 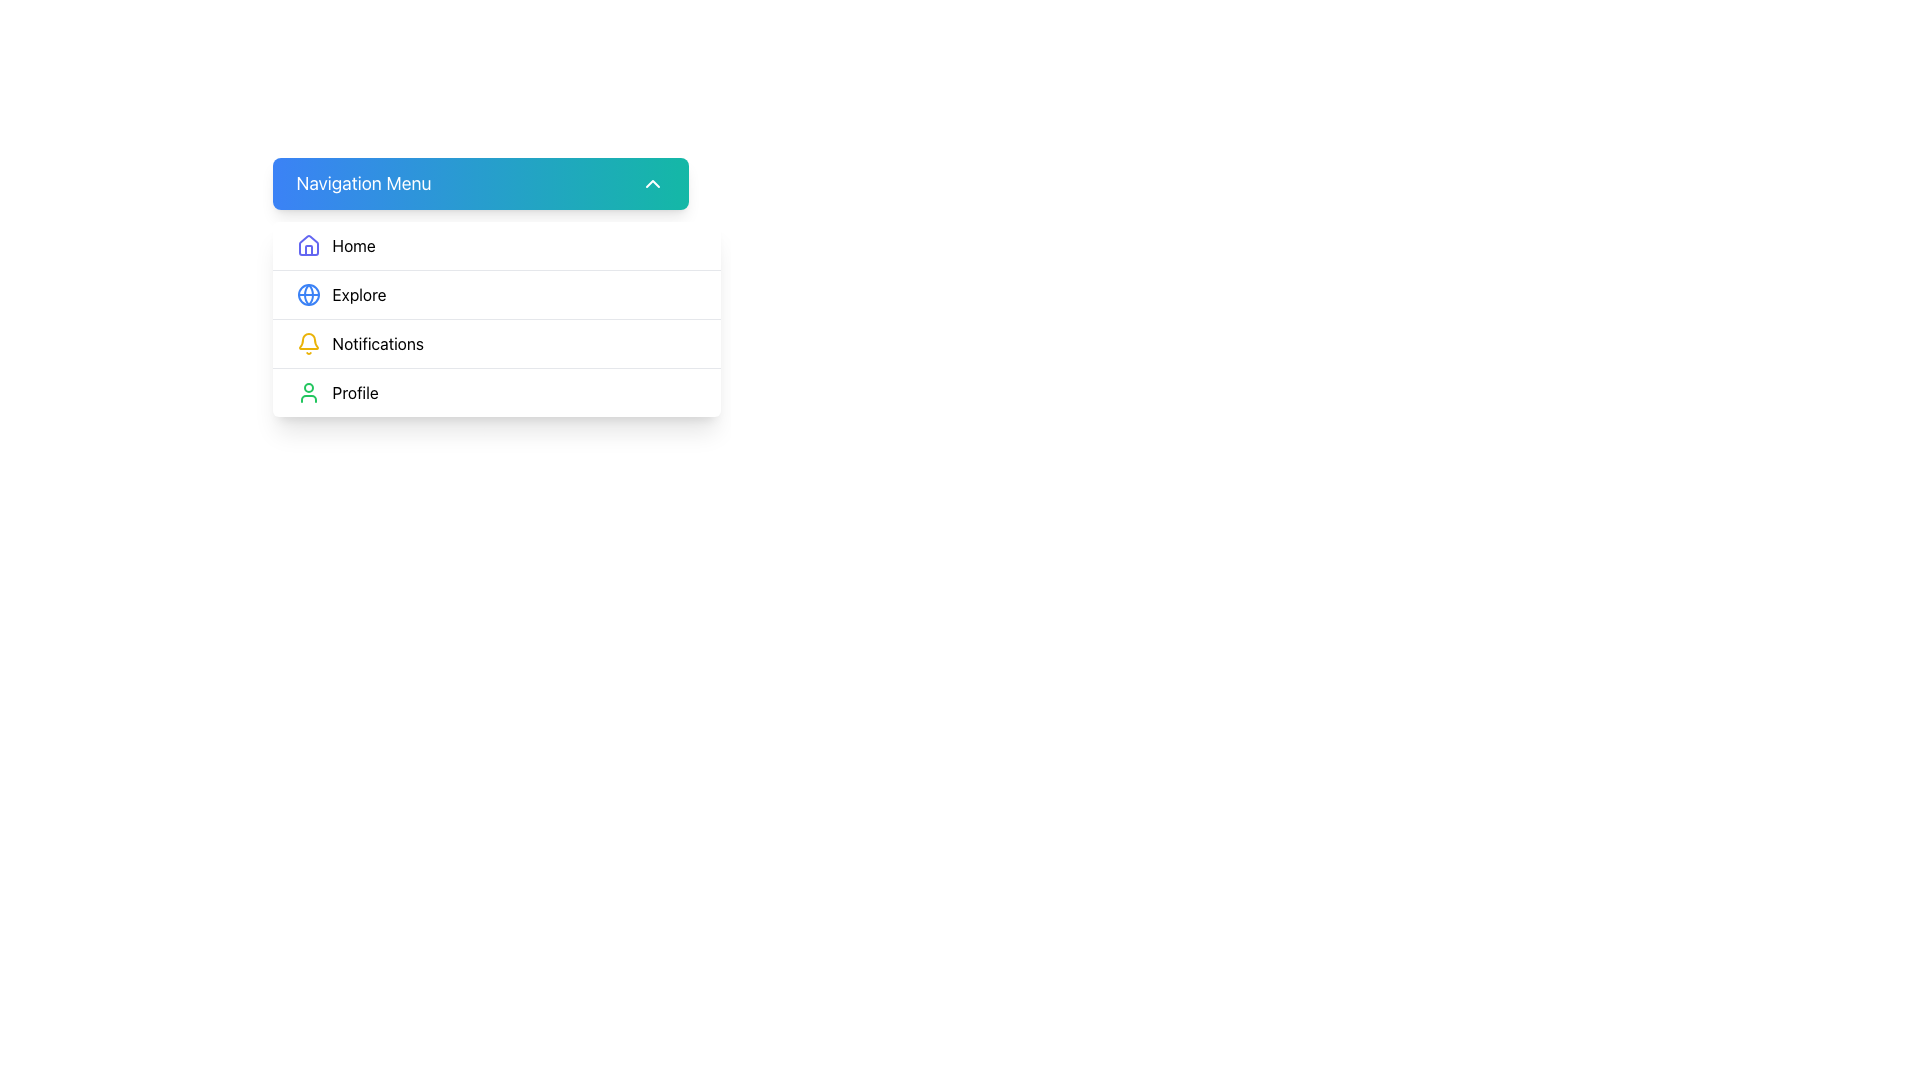 I want to click on the Dropdown button labeled 'Navigation Menu' with a gradient background transitioning from blue to teal, so click(x=480, y=184).